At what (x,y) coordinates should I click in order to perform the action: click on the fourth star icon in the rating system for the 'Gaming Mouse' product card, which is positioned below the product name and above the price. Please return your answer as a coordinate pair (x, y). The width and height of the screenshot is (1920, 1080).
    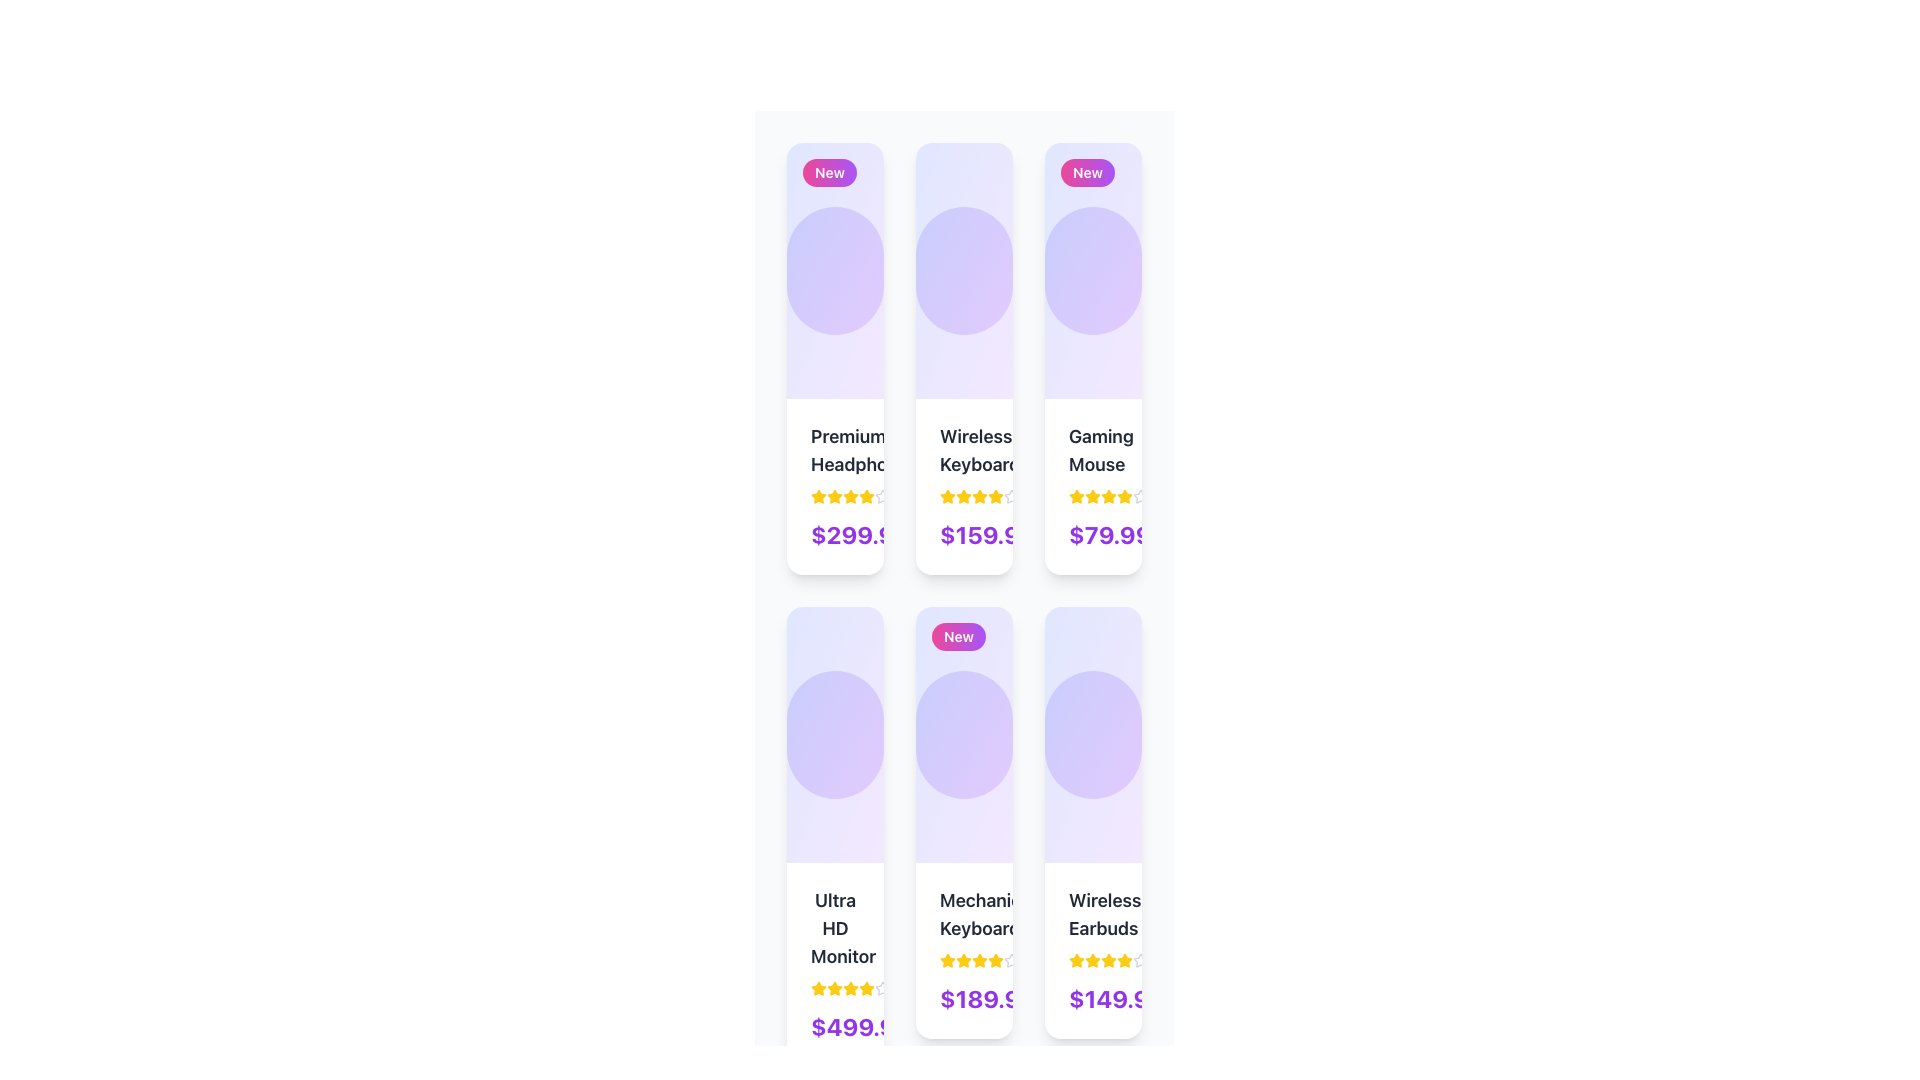
    Looking at the image, I should click on (1107, 496).